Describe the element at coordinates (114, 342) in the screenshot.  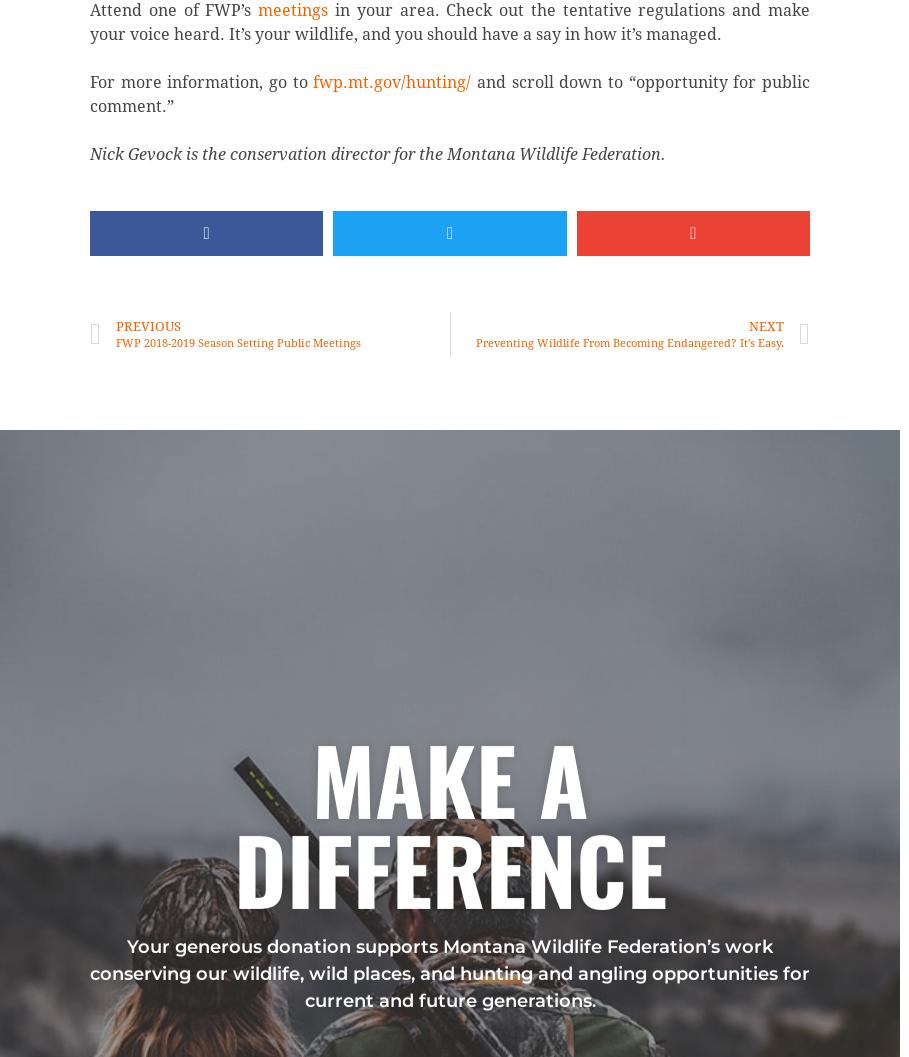
I see `'FWP 2018-2019 Season Setting Public Meetings'` at that location.